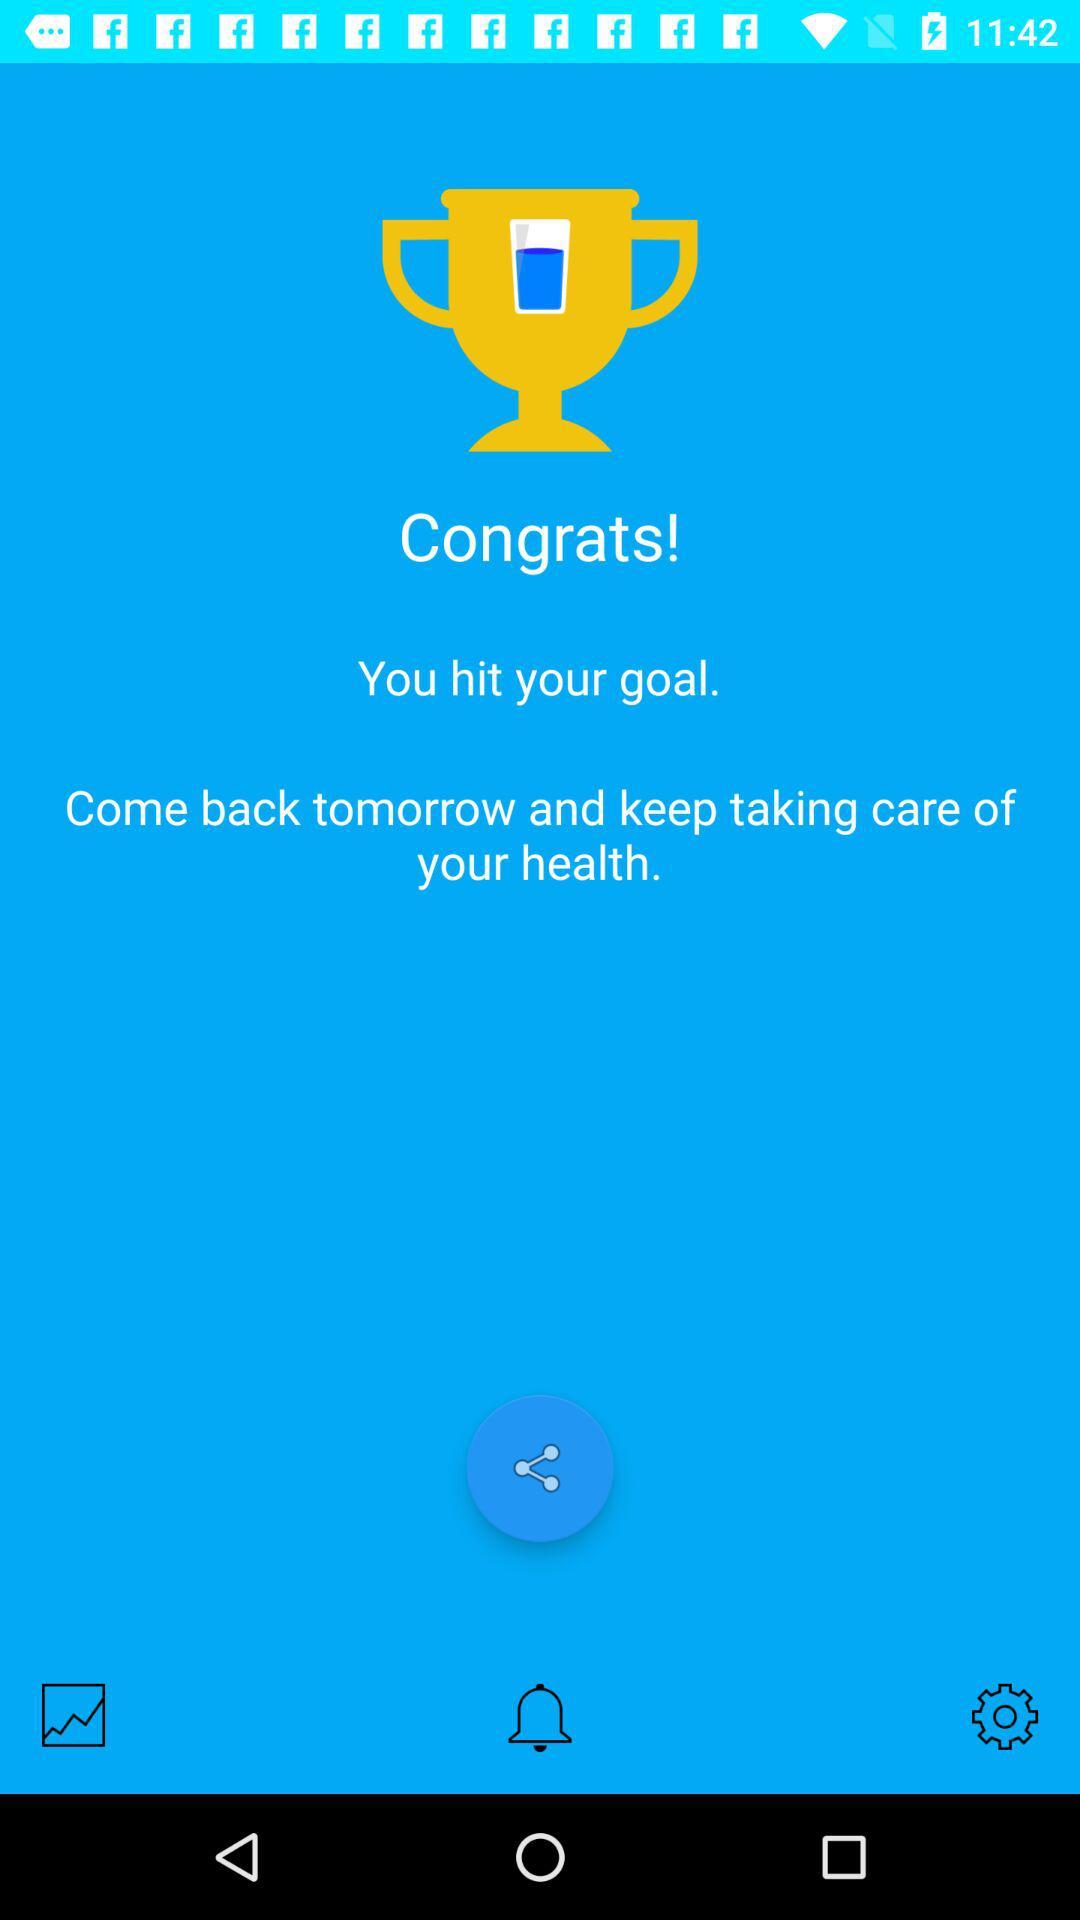 The width and height of the screenshot is (1080, 1920). I want to click on notification option, so click(540, 1716).